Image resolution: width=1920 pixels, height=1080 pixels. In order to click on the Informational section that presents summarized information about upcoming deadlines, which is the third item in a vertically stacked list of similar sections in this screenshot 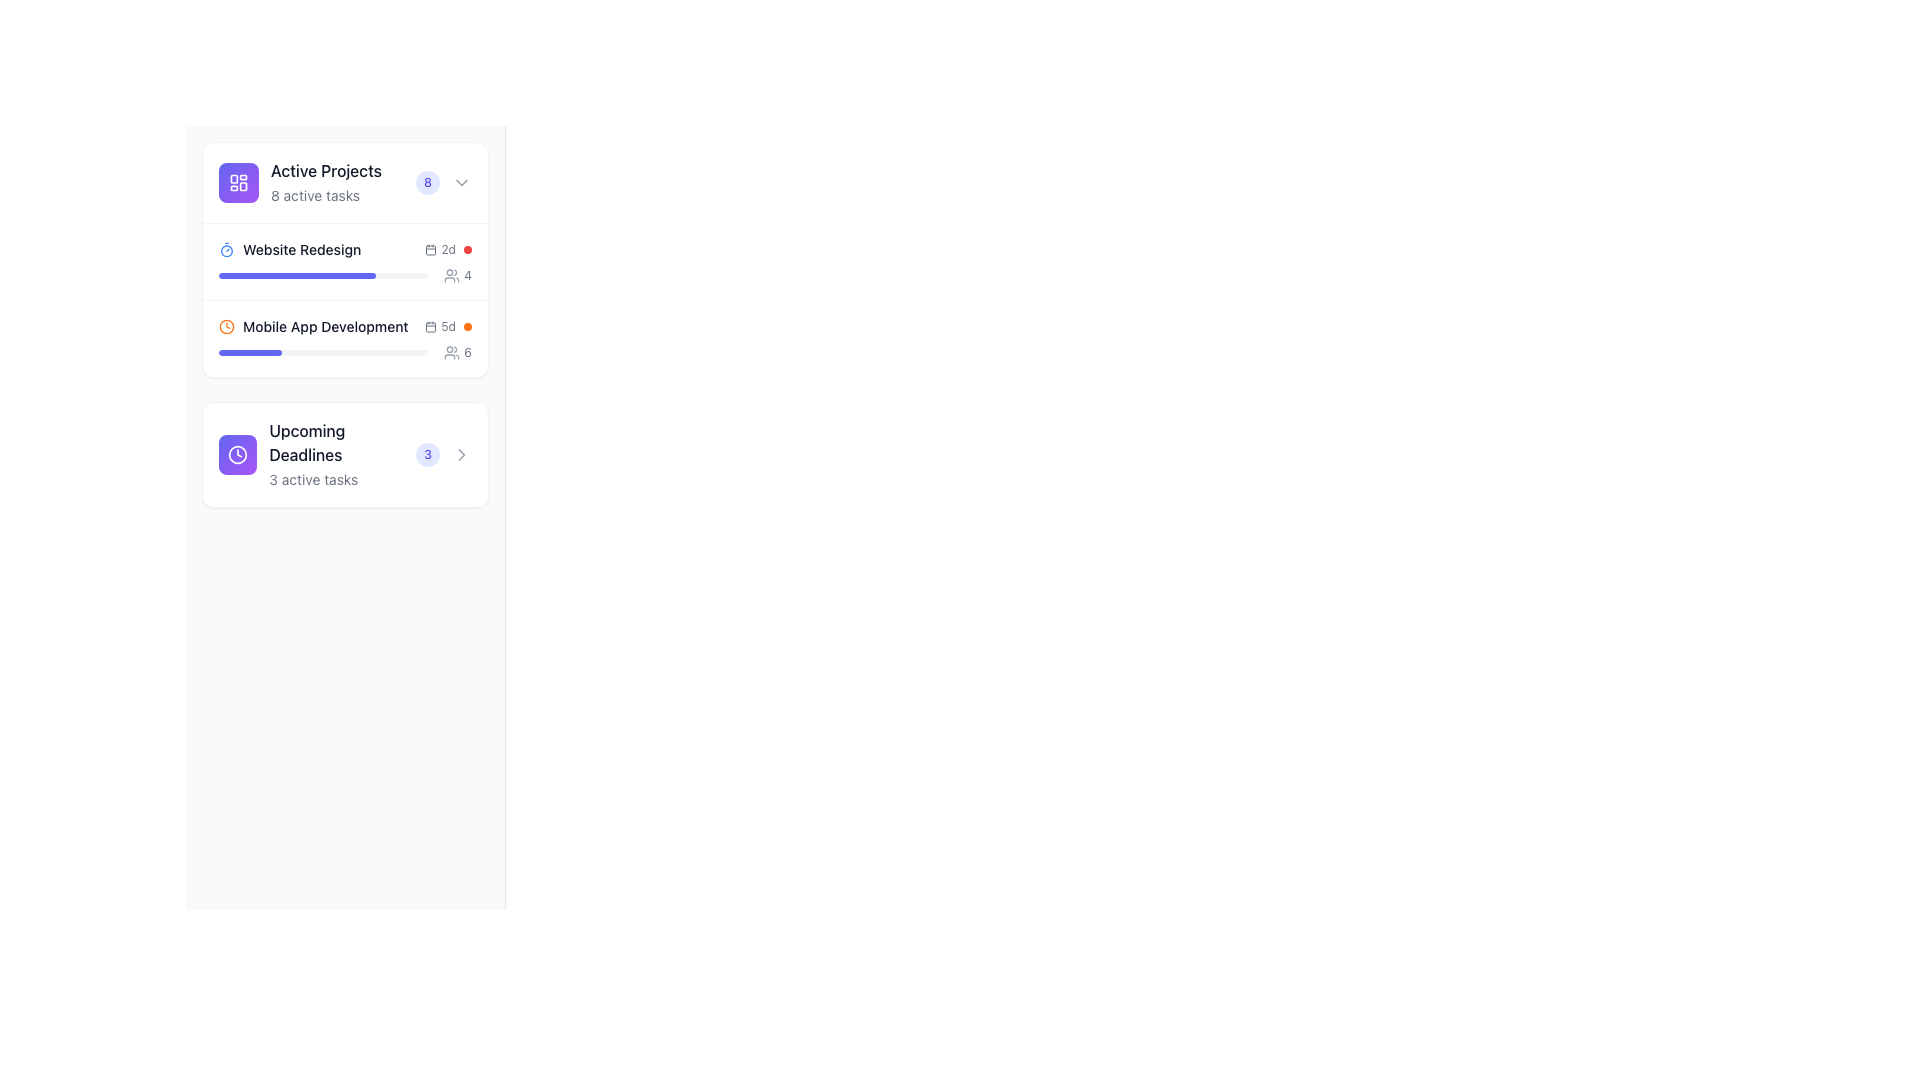, I will do `click(316, 455)`.